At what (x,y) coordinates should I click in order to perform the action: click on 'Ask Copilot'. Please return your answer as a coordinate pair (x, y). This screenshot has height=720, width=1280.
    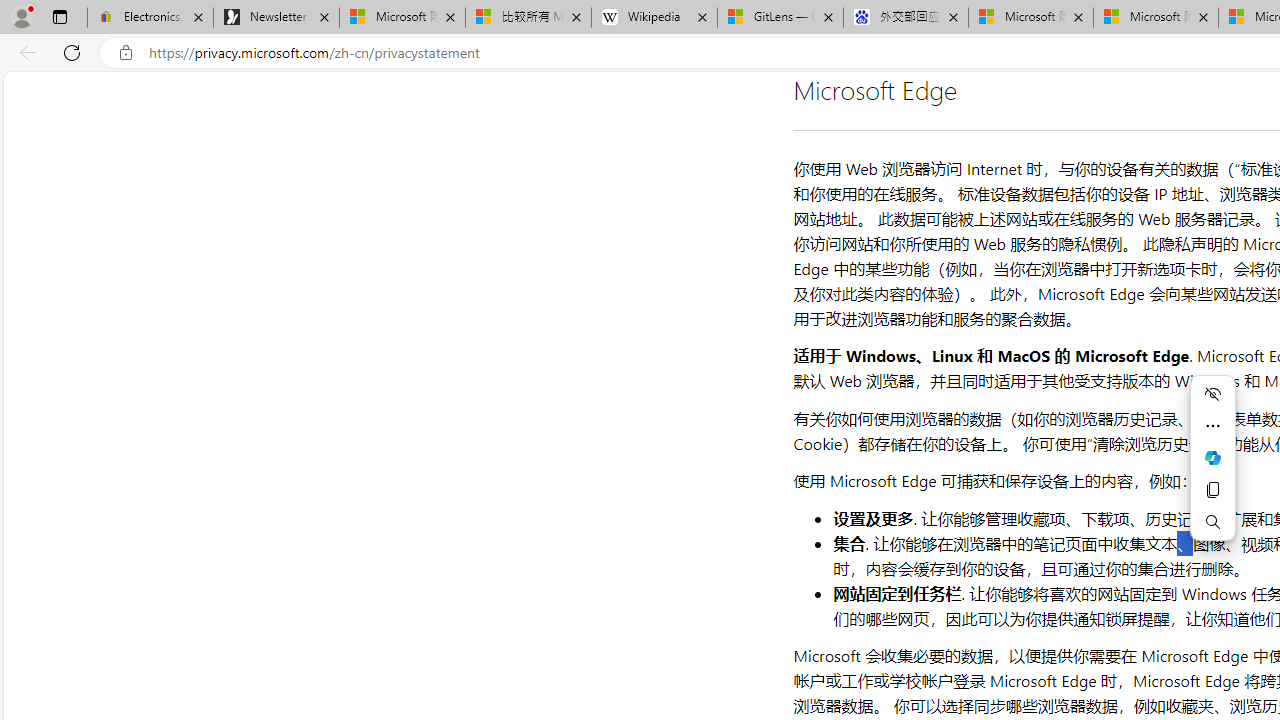
    Looking at the image, I should click on (1211, 457).